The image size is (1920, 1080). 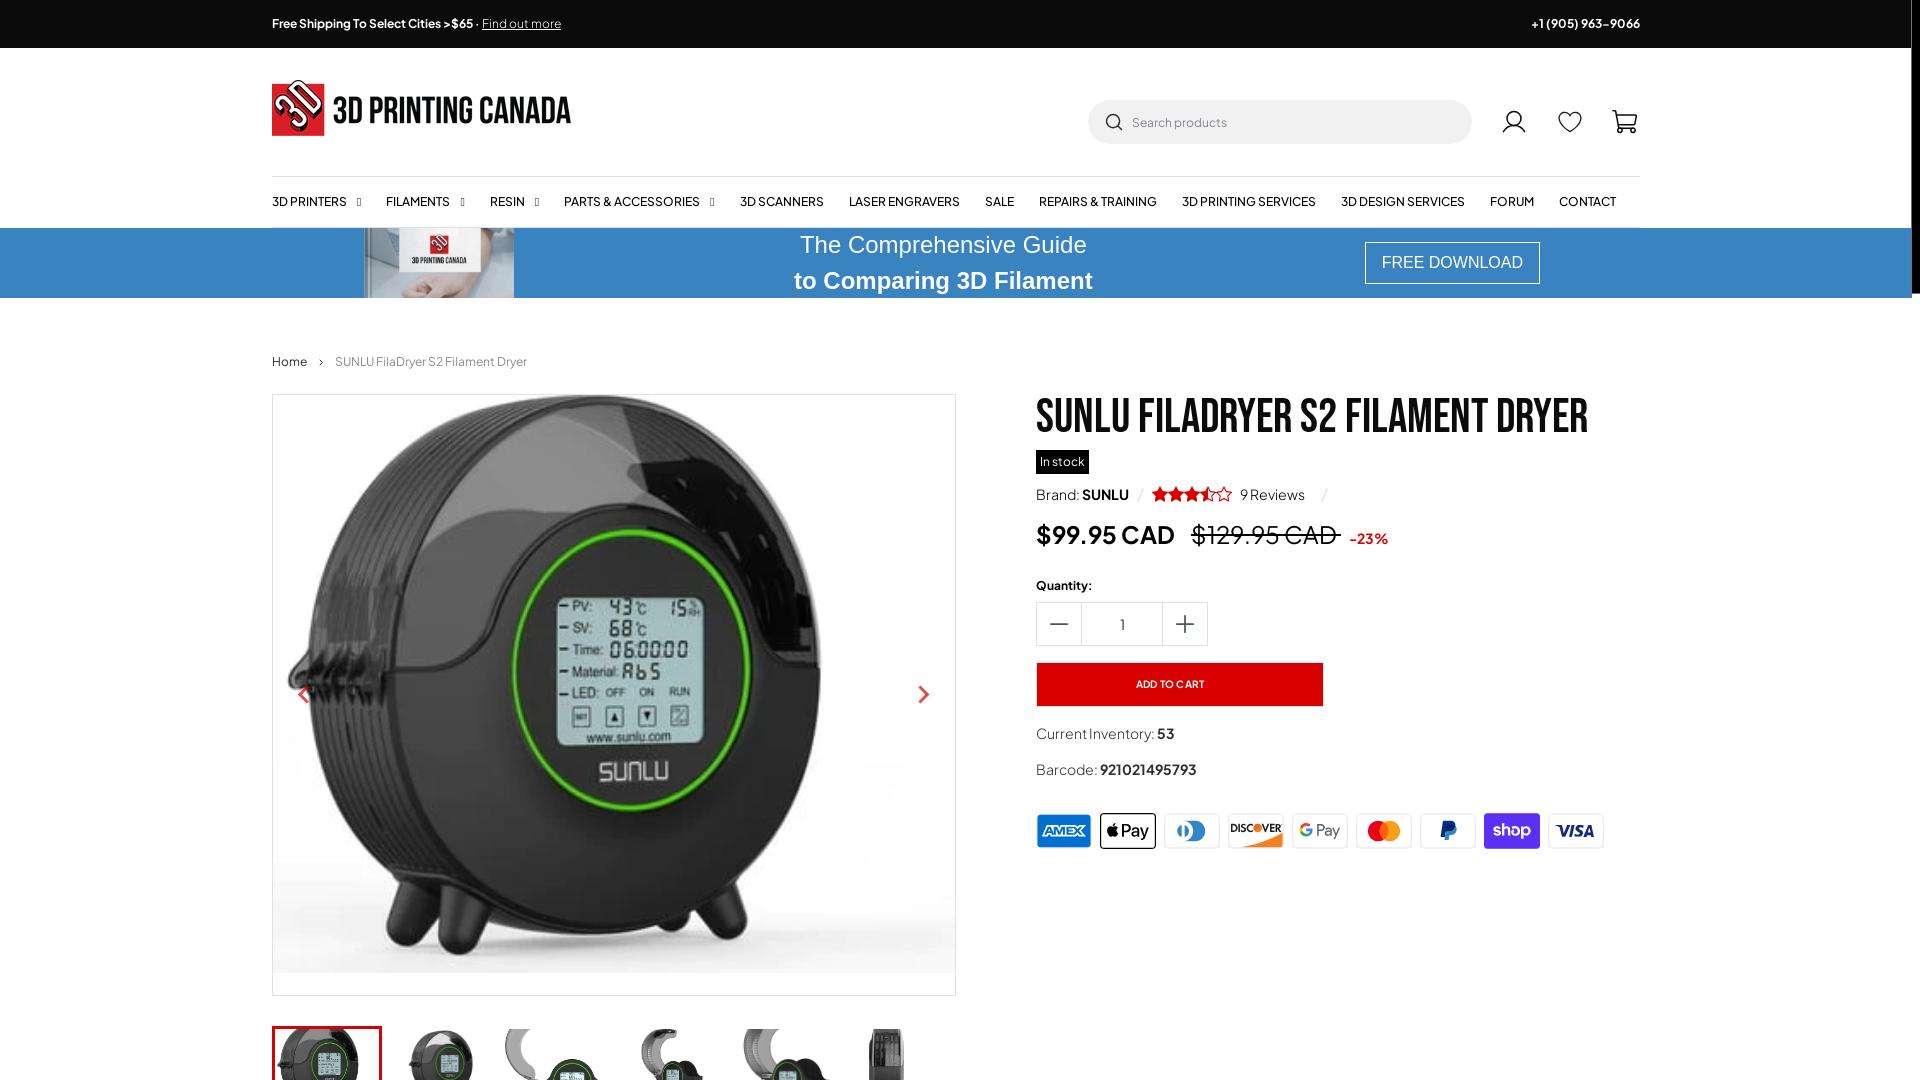 What do you see at coordinates (1586, 201) in the screenshot?
I see `'CONTACT'` at bounding box center [1586, 201].